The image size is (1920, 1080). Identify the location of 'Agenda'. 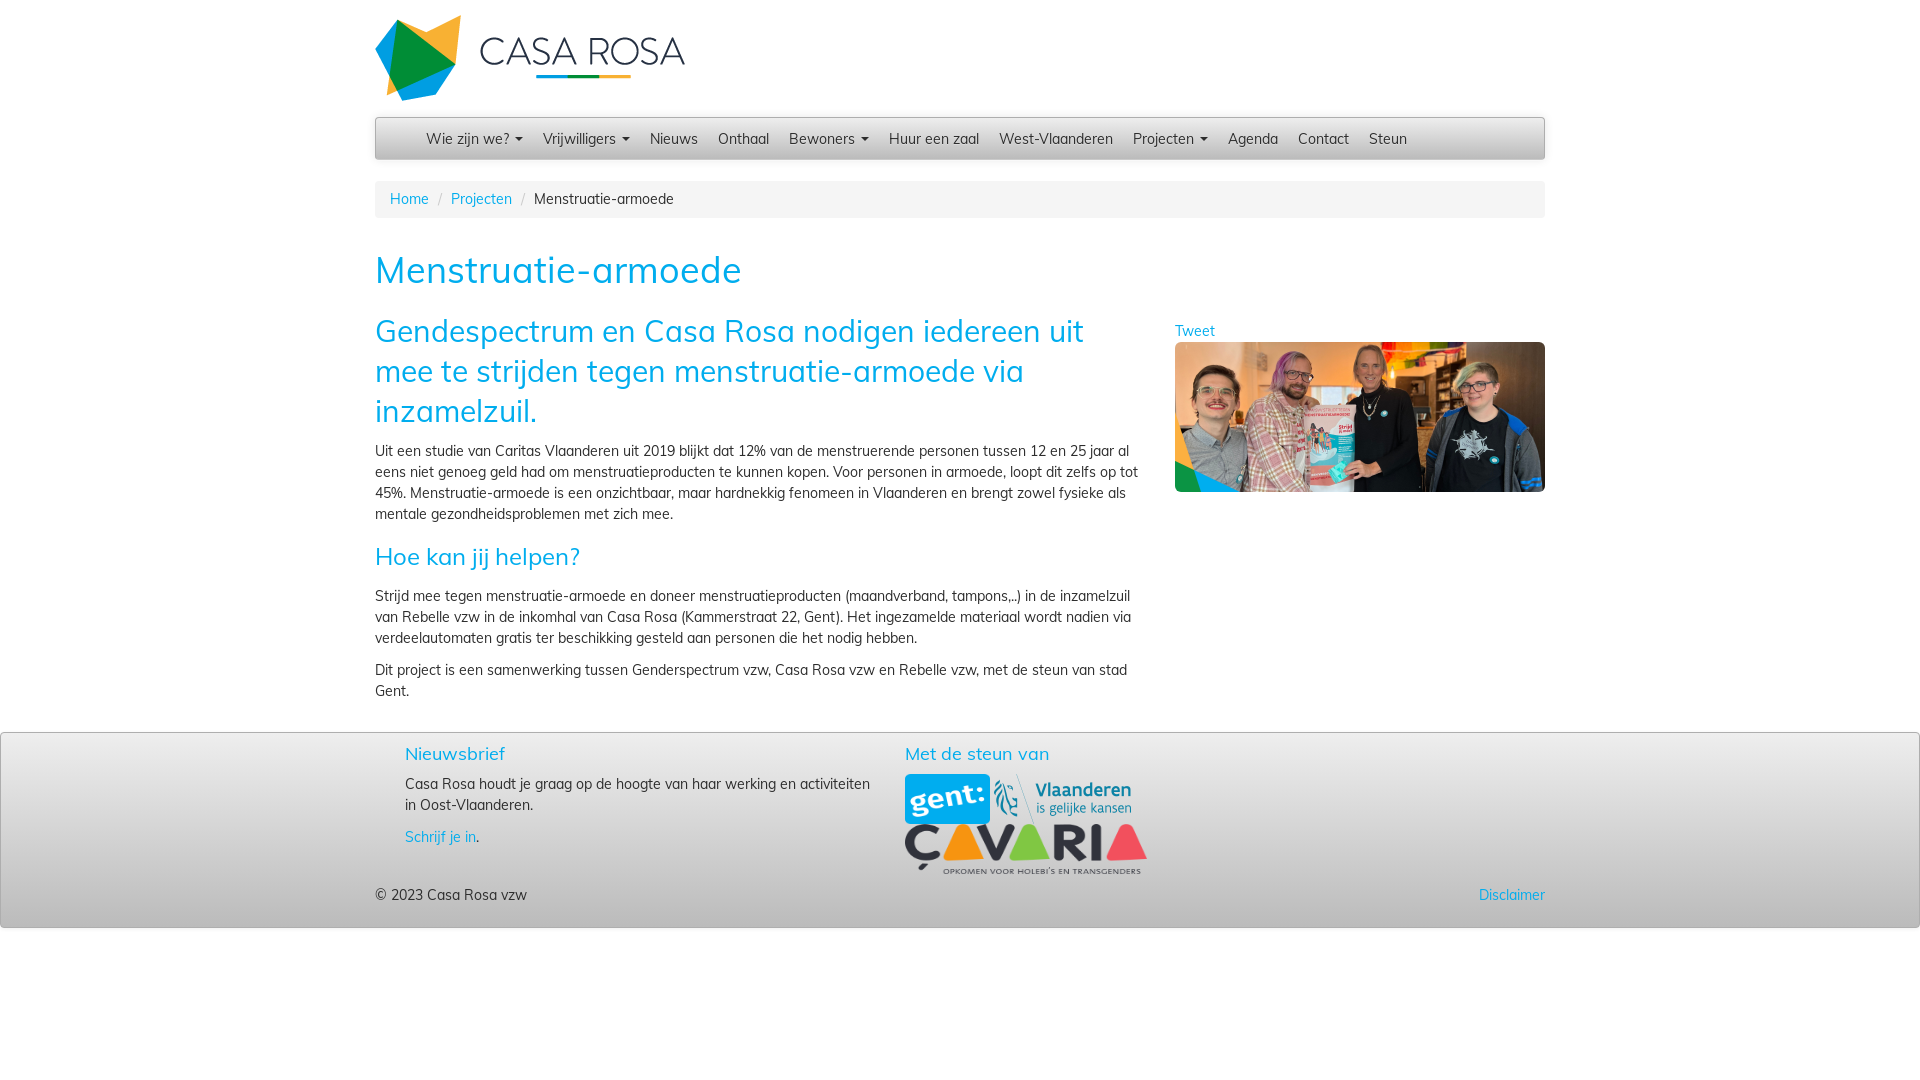
(1251, 137).